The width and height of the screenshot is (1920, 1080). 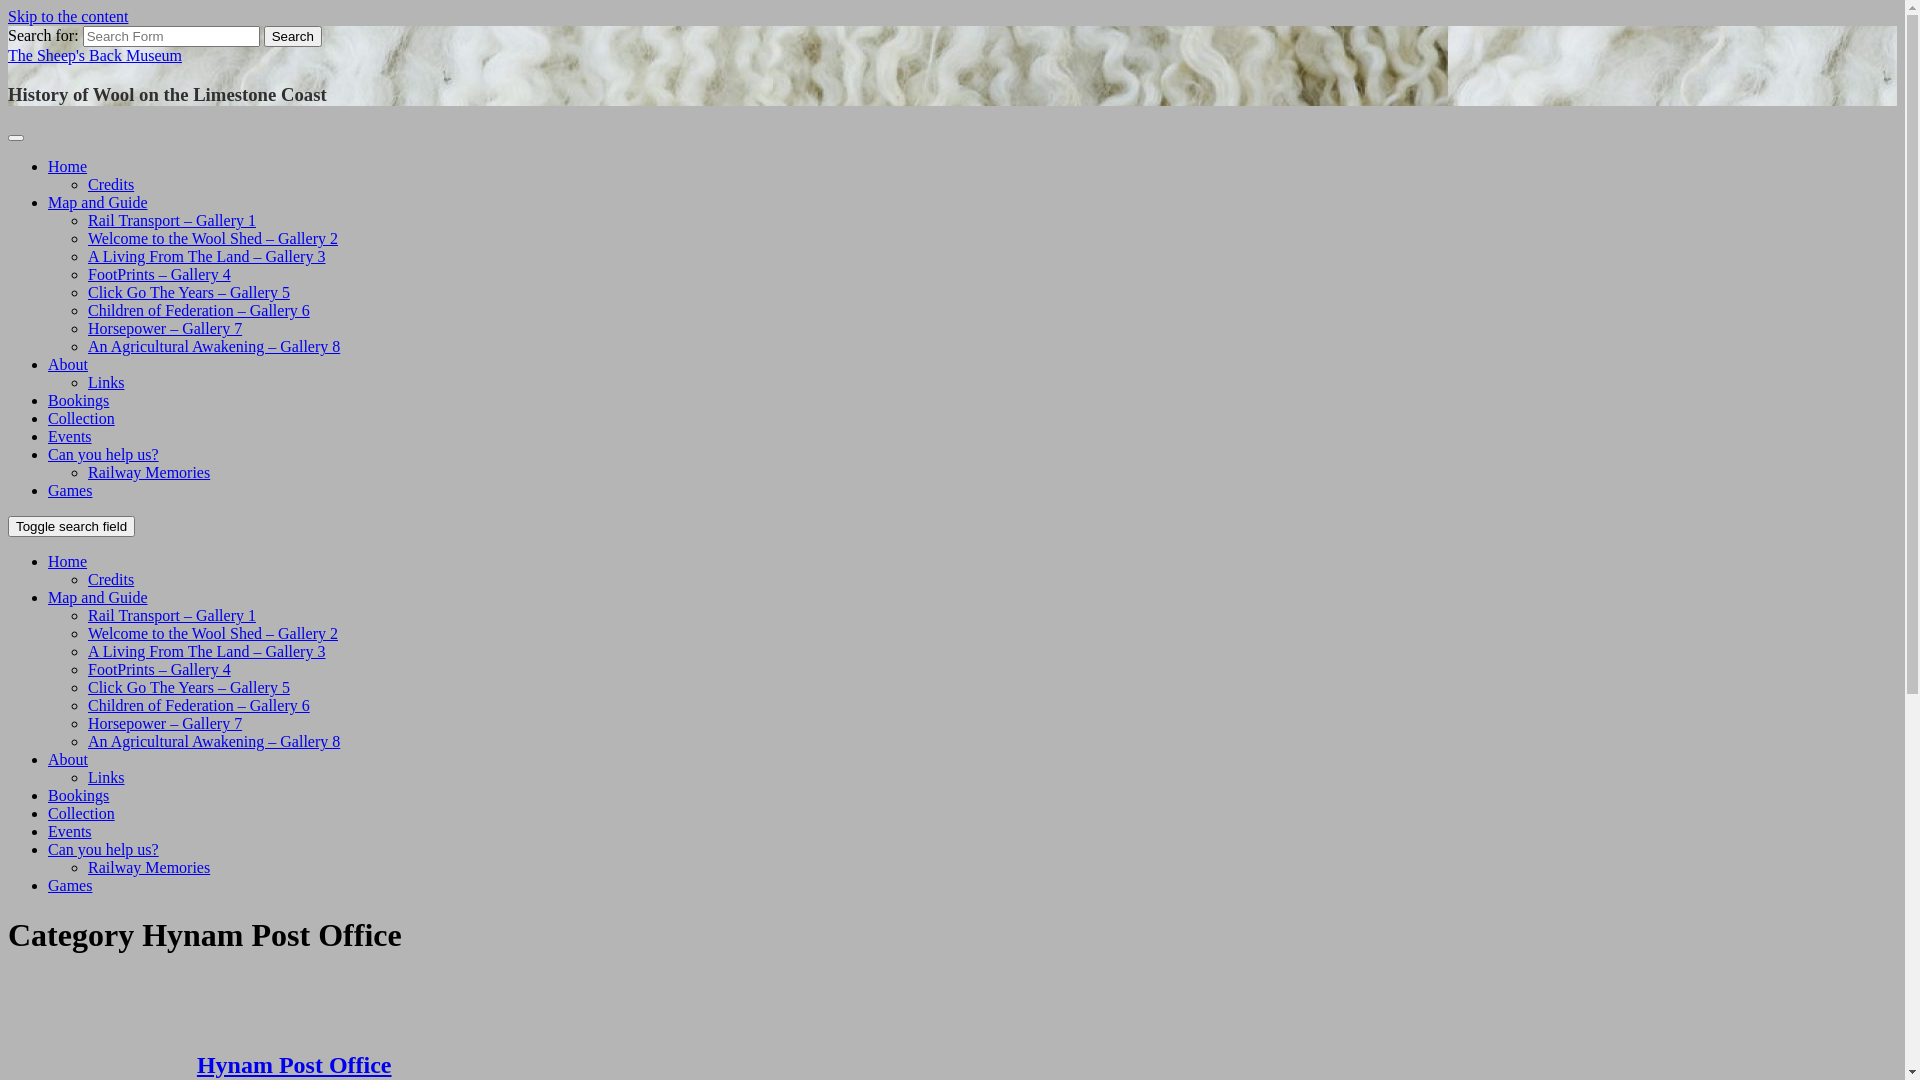 What do you see at coordinates (104, 776) in the screenshot?
I see `'Links'` at bounding box center [104, 776].